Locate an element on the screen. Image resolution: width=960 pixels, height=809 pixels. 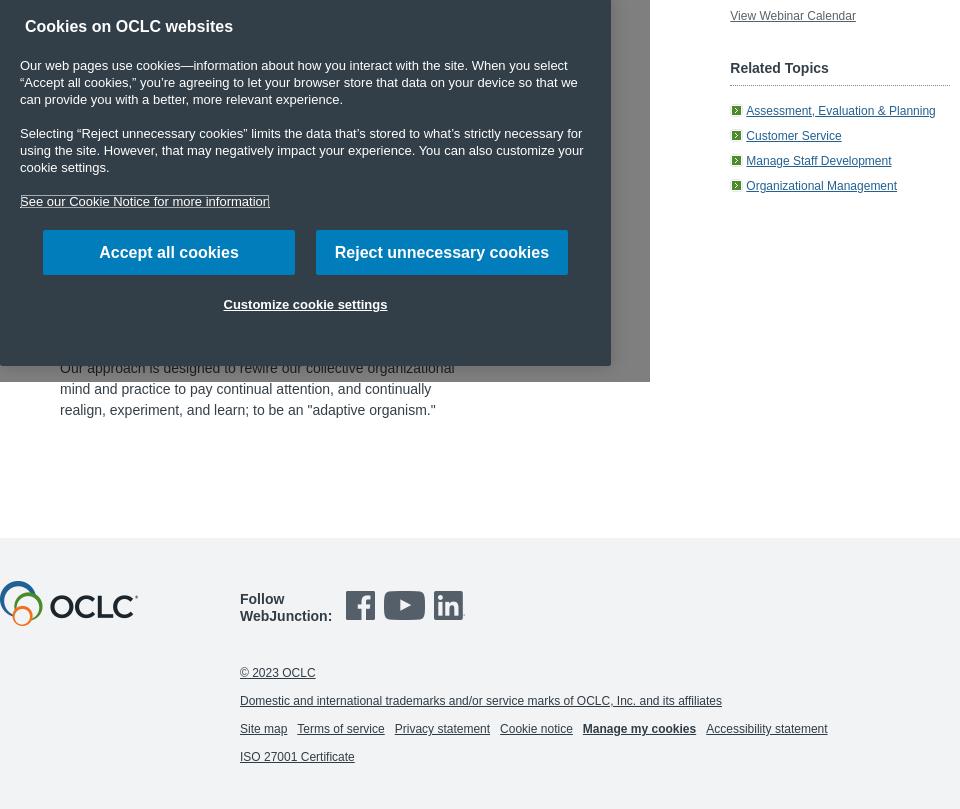
'WebJunction:' is located at coordinates (240, 615).